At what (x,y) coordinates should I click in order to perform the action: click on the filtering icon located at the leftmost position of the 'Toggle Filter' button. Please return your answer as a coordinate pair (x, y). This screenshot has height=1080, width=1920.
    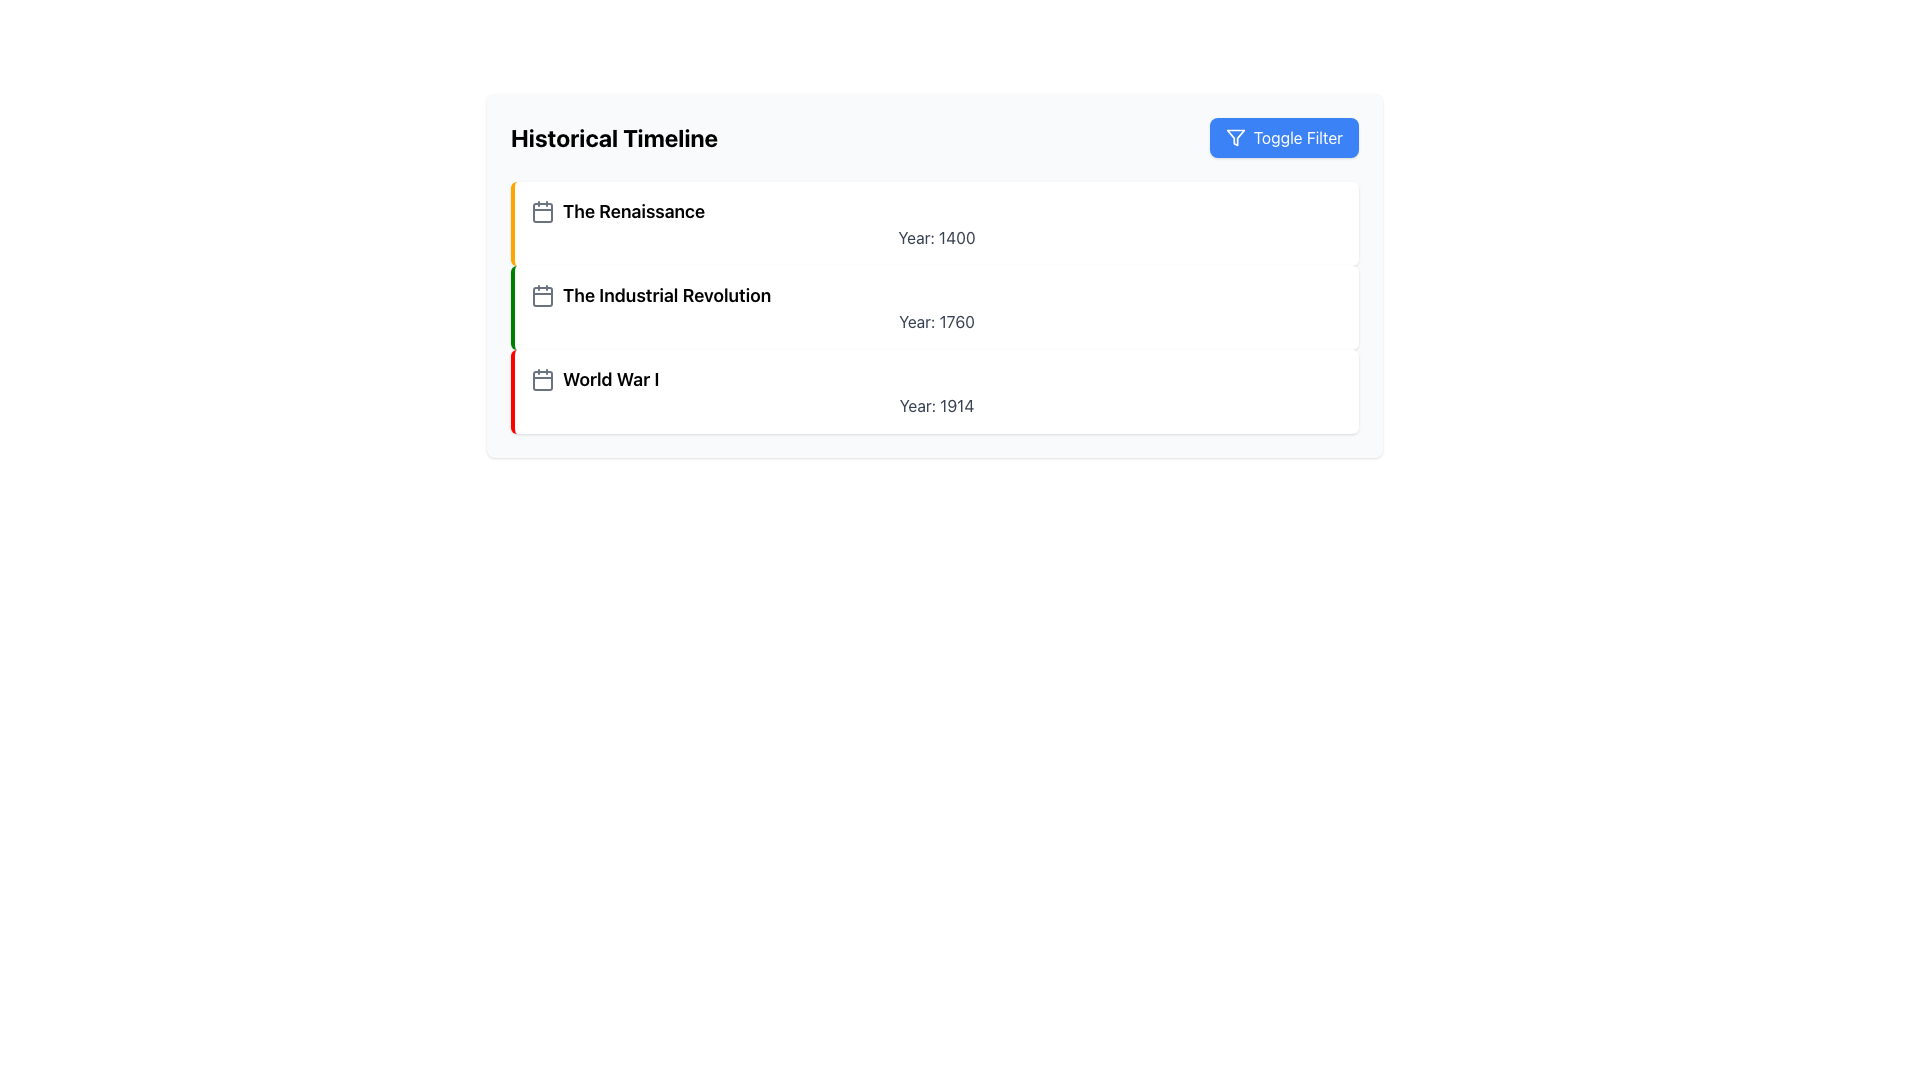
    Looking at the image, I should click on (1234, 137).